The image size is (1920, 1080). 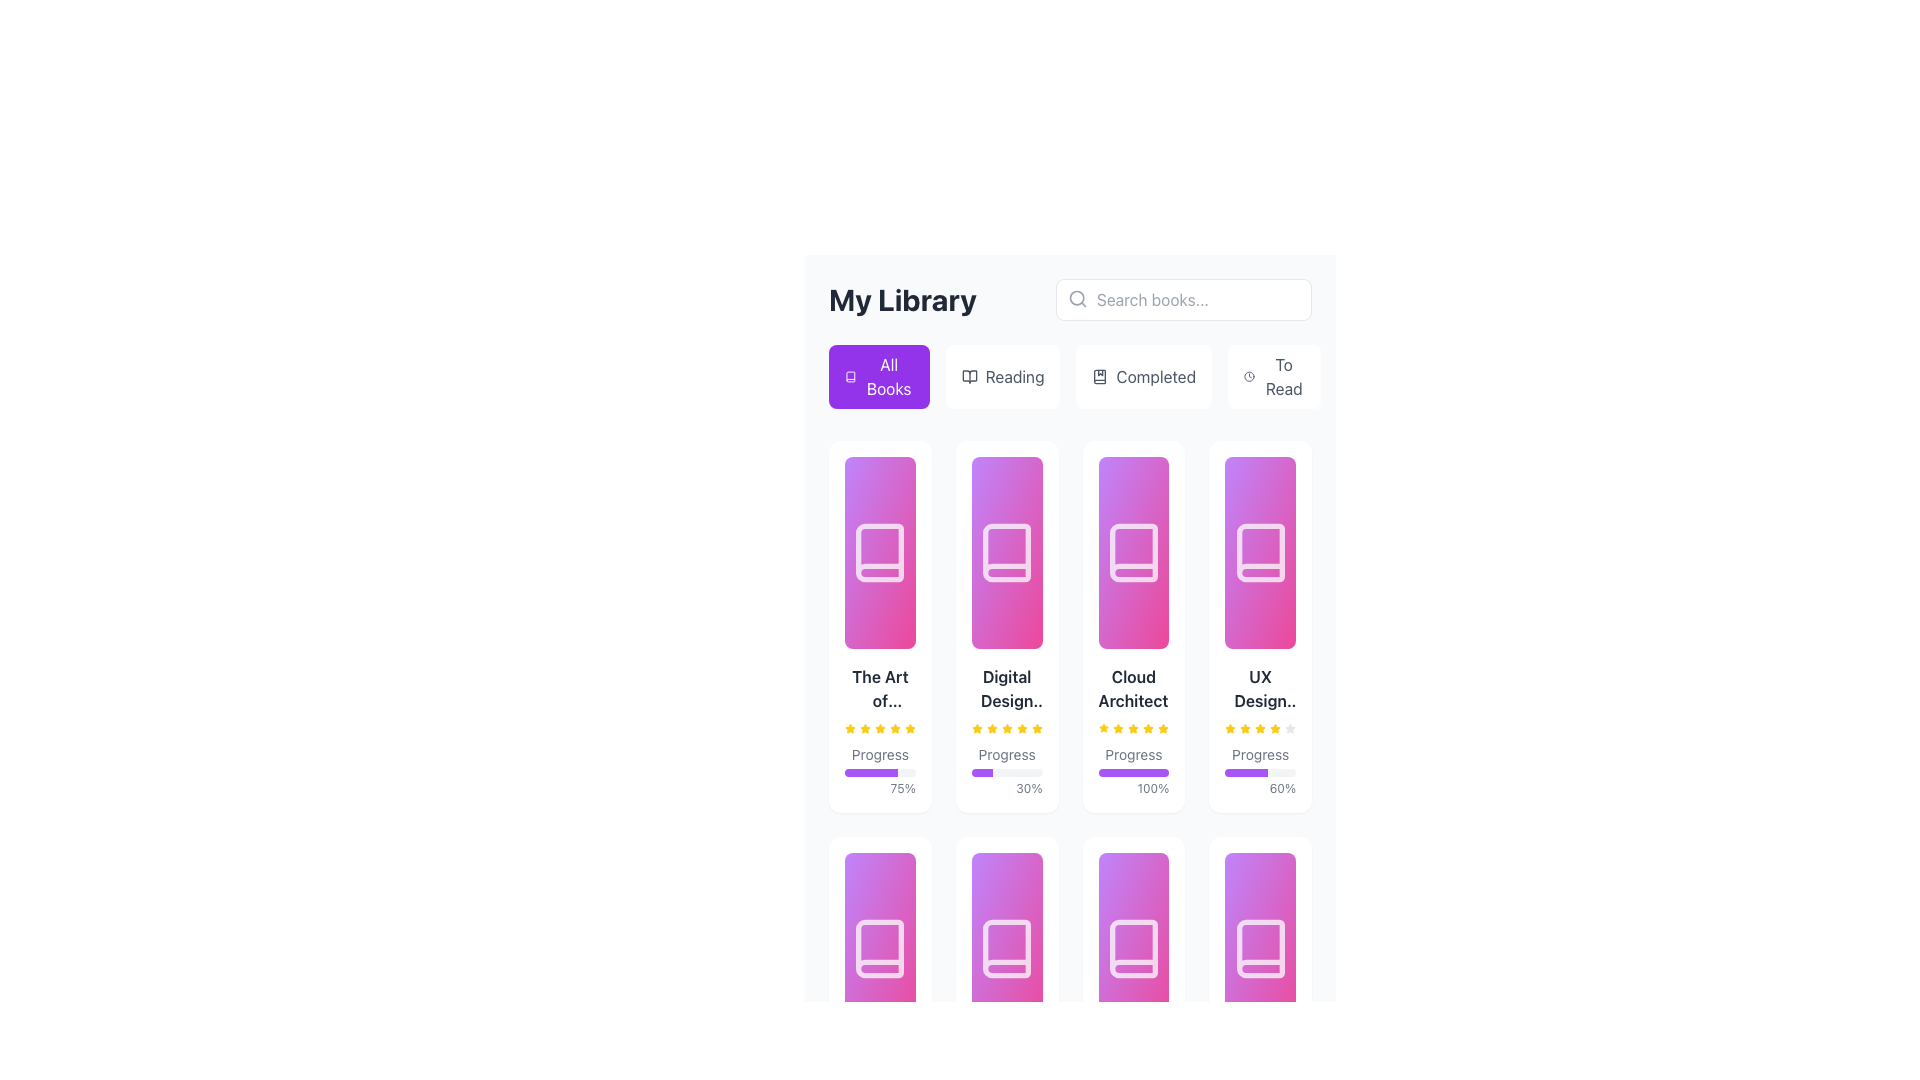 What do you see at coordinates (1007, 770) in the screenshot?
I see `progress text from the progress bar of the book titled 'Digital Design Principles', located in the second column of the library grid, below the star rating` at bounding box center [1007, 770].